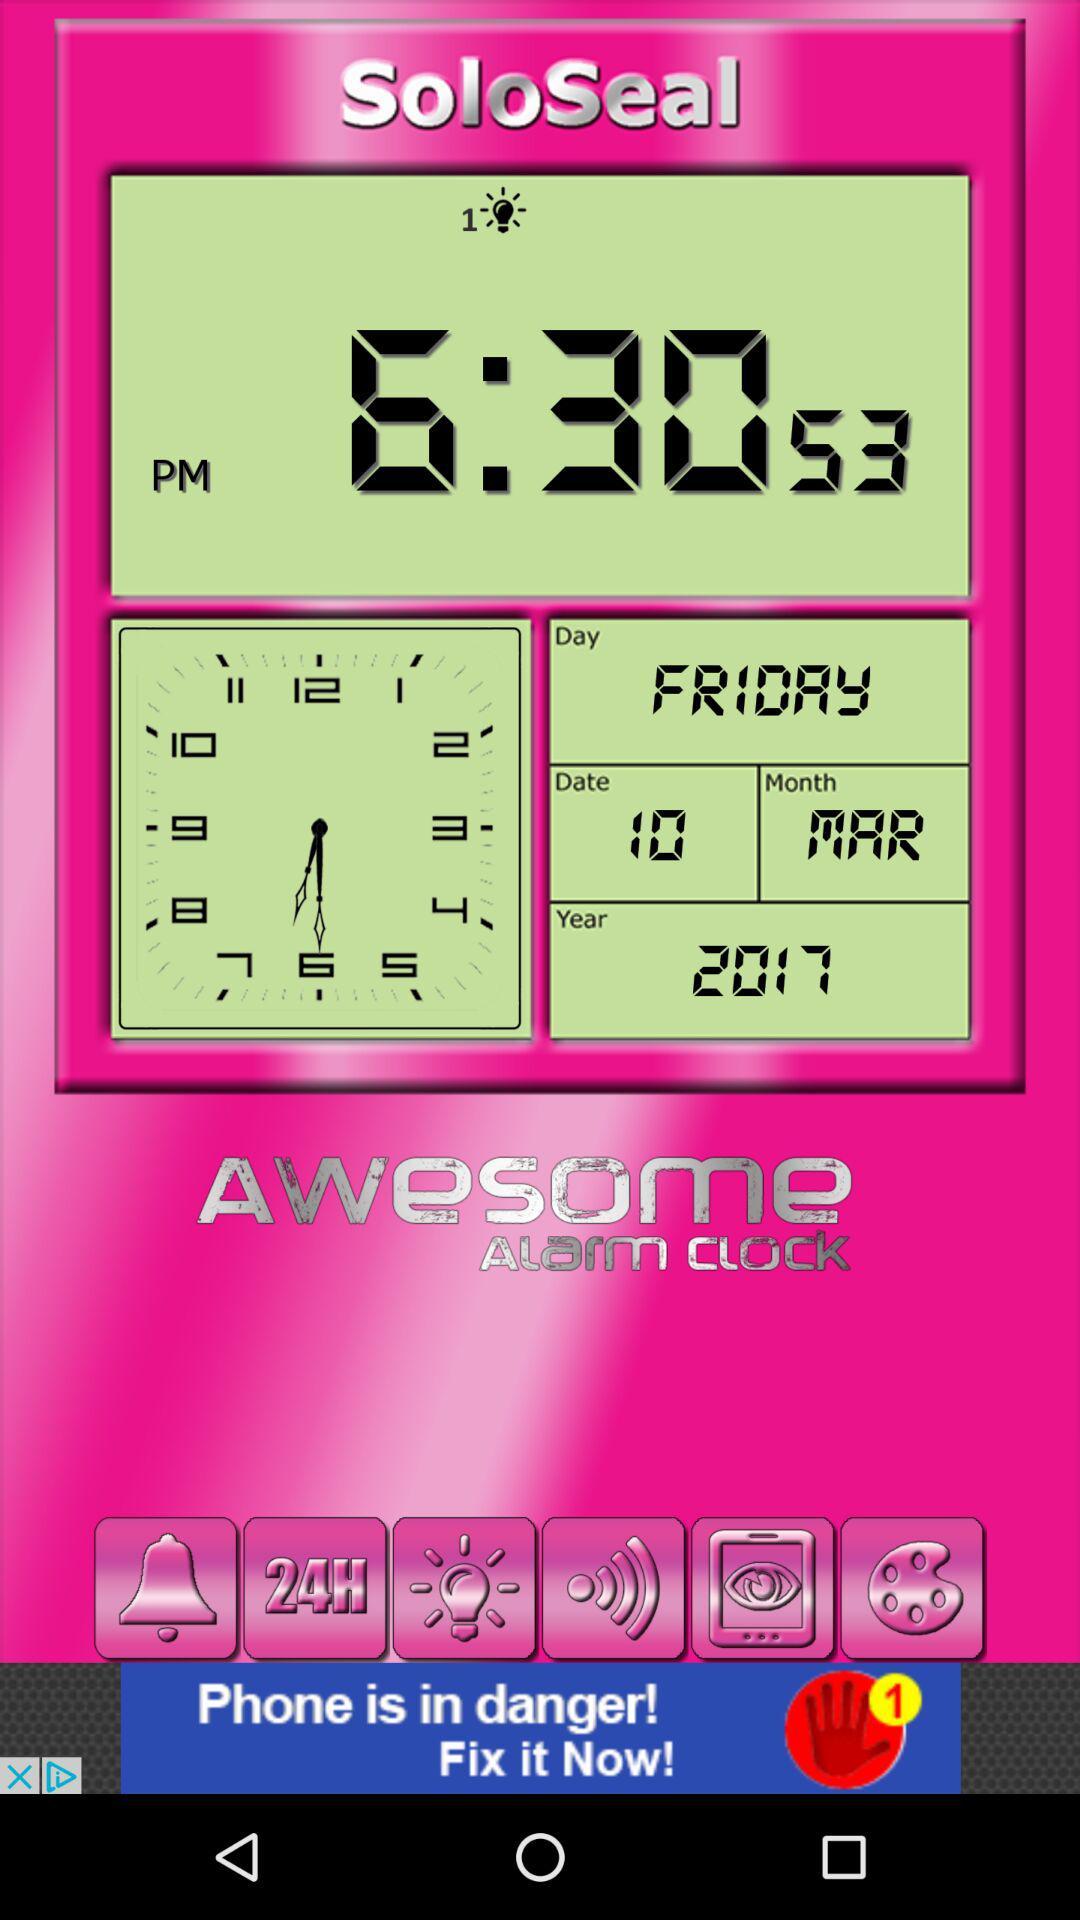 This screenshot has height=1920, width=1080. What do you see at coordinates (612, 1587) in the screenshot?
I see `adjust volume` at bounding box center [612, 1587].